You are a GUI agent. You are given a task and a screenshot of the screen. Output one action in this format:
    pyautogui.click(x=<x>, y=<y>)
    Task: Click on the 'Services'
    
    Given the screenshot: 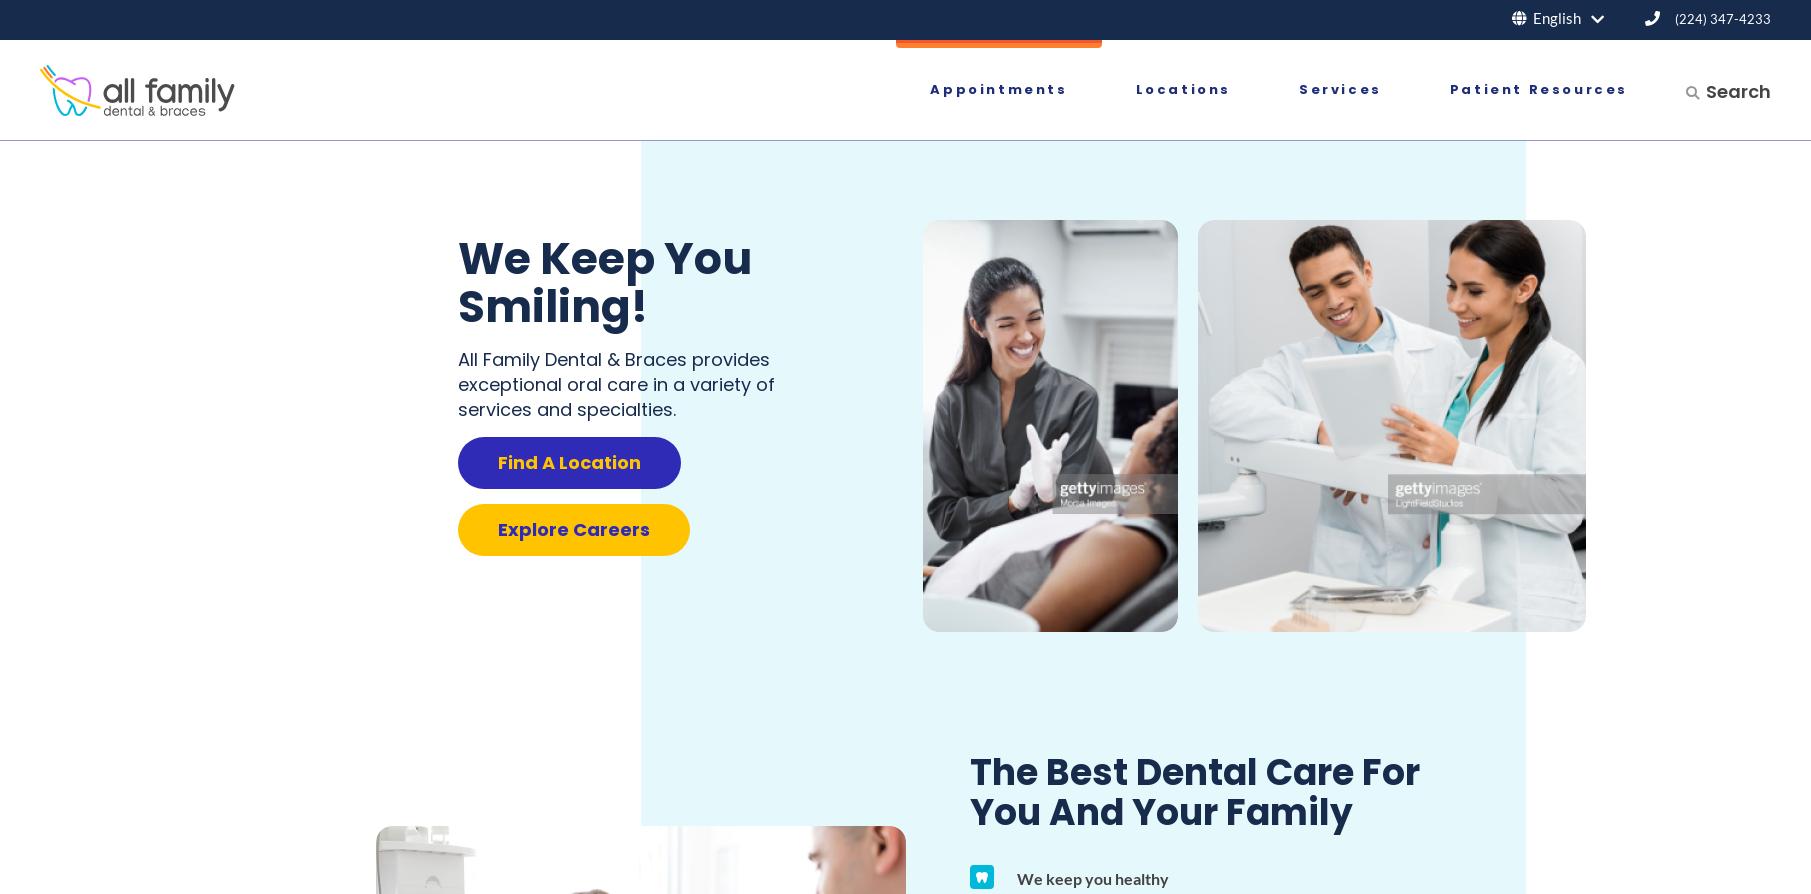 What is the action you would take?
    pyautogui.click(x=1338, y=89)
    